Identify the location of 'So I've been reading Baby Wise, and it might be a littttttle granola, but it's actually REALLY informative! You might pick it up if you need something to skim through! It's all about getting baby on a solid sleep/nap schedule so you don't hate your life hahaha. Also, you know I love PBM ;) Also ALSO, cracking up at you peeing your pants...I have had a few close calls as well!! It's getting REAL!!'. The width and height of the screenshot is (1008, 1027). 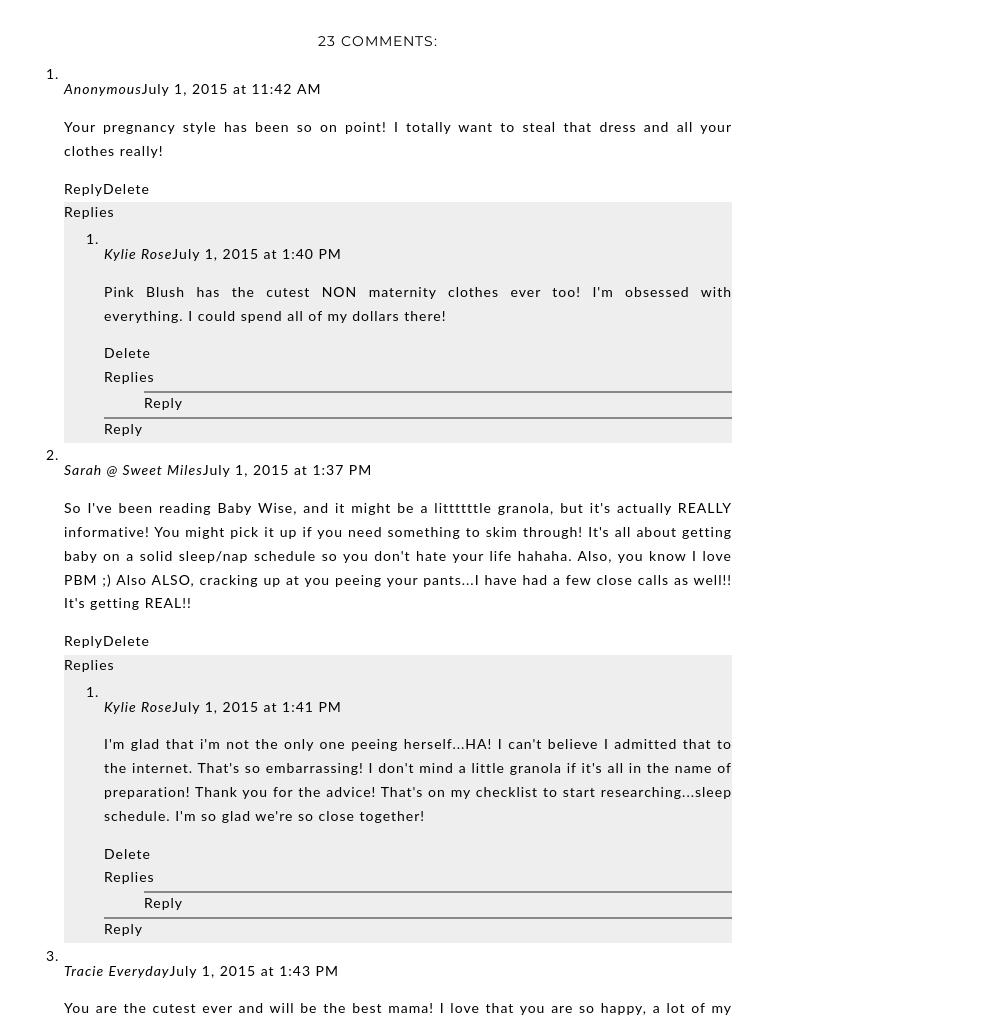
(64, 555).